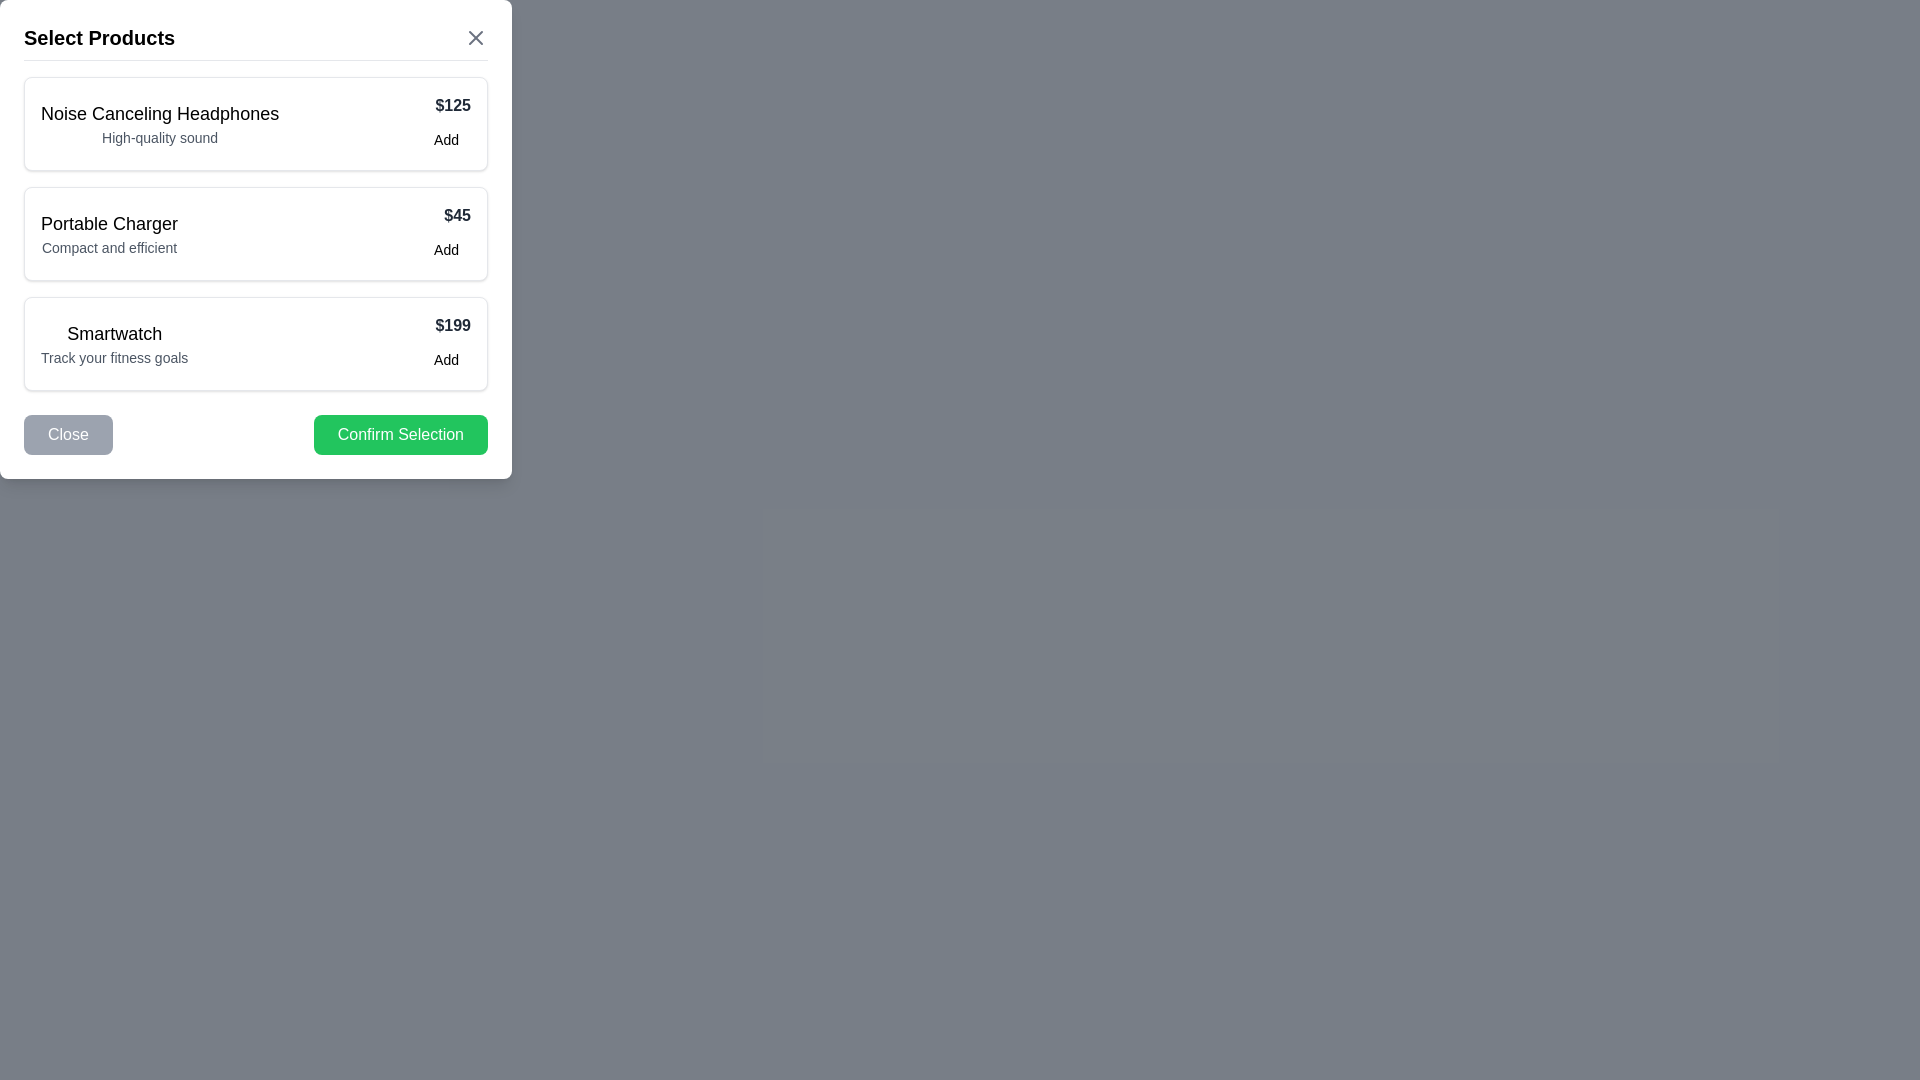  I want to click on the 'Noise Canceling Headphones' text label, so click(160, 114).